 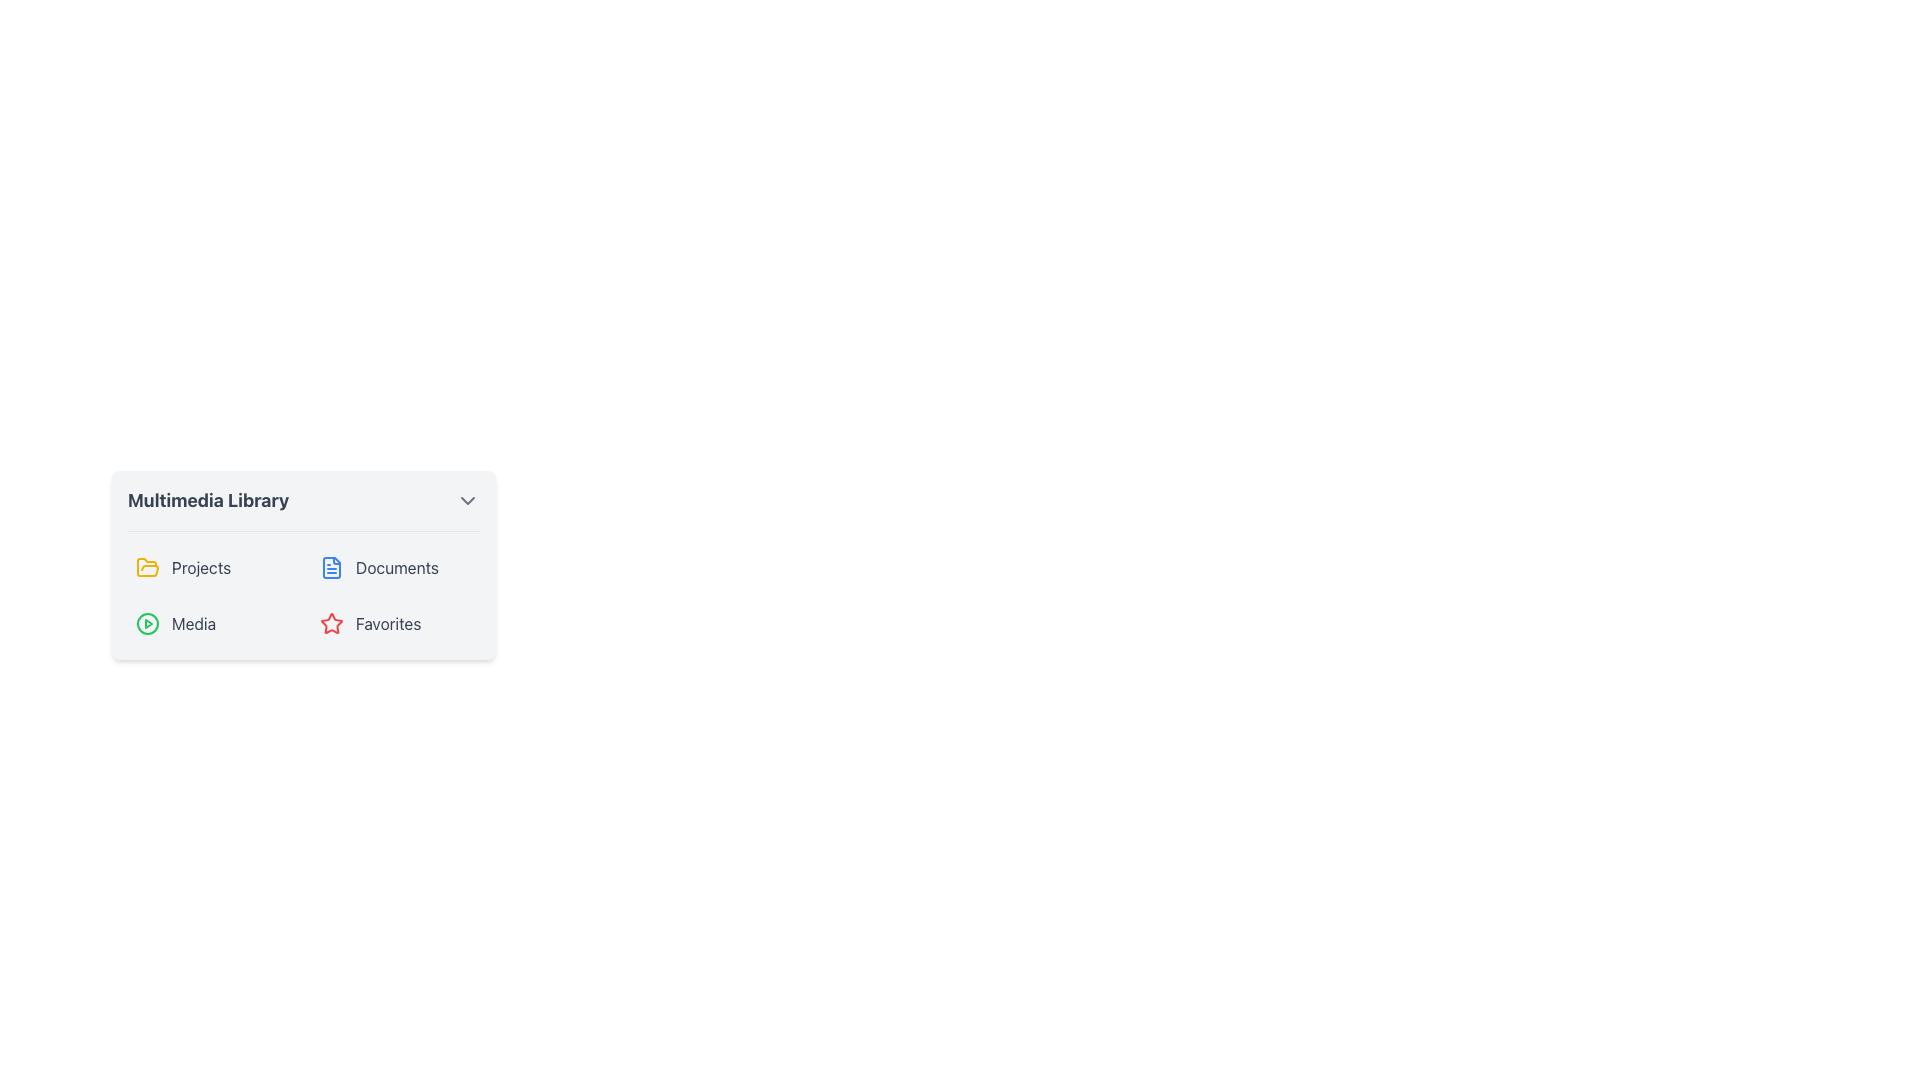 What do you see at coordinates (331, 567) in the screenshot?
I see `the 'Documents' icon in the Multimedia Library dropdown menu, which visually represents the 'Documents' section and is located between the 'Projects' option and the 'Documents' text label` at bounding box center [331, 567].